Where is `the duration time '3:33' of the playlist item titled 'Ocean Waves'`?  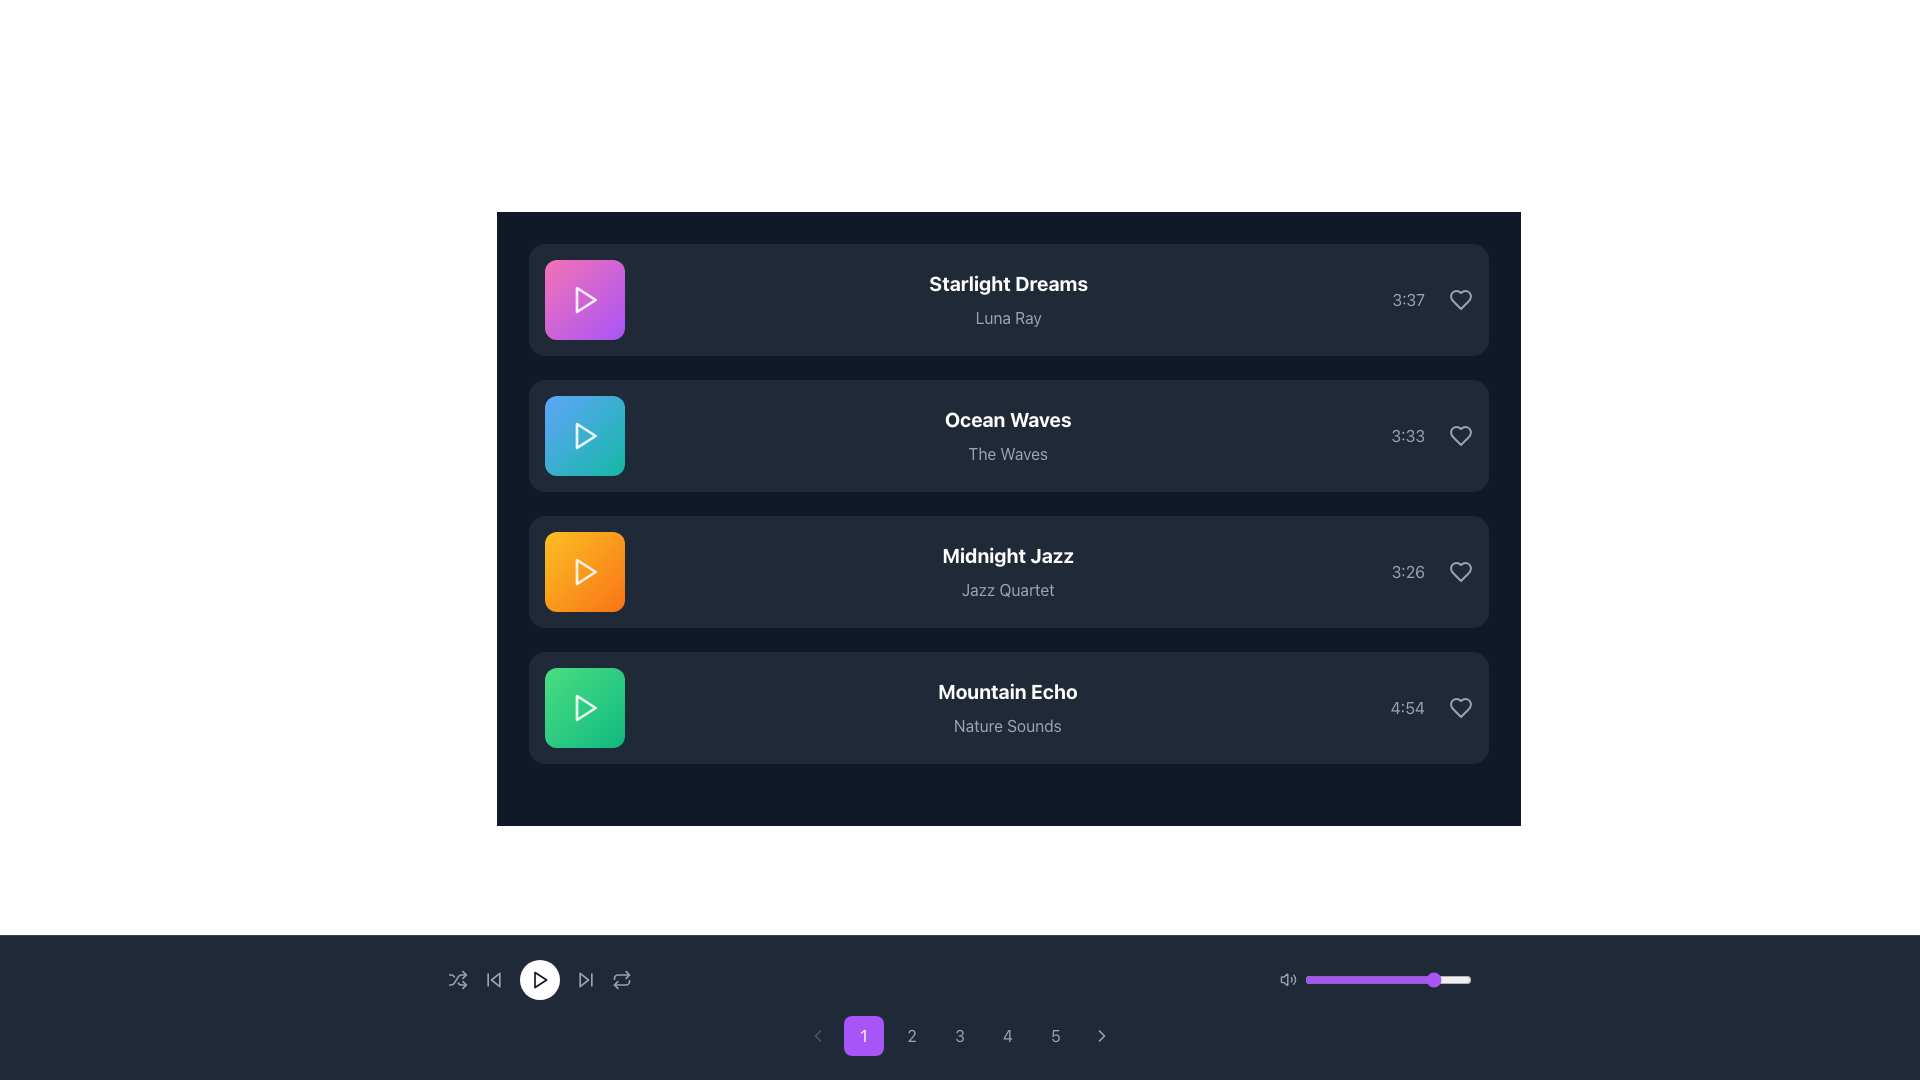 the duration time '3:33' of the playlist item titled 'Ocean Waves' is located at coordinates (1008, 434).